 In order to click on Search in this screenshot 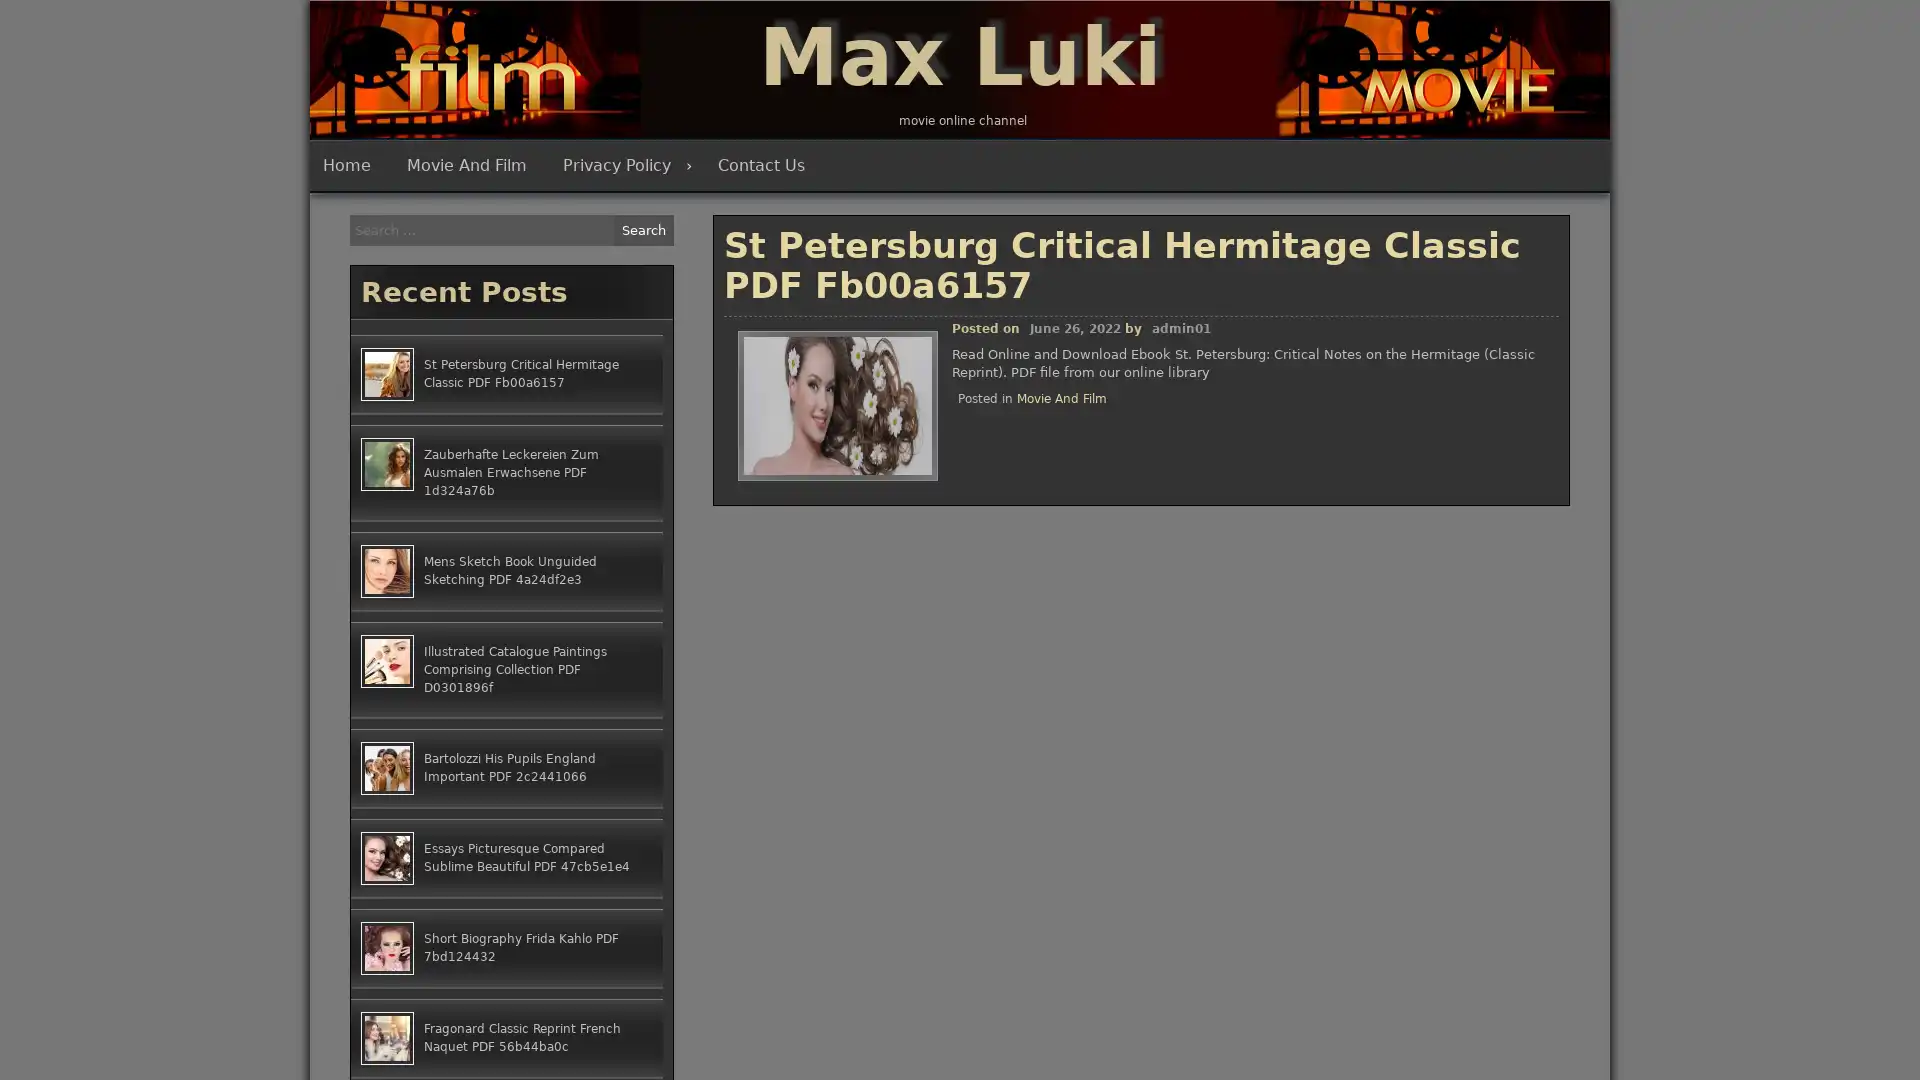, I will do `click(643, 229)`.